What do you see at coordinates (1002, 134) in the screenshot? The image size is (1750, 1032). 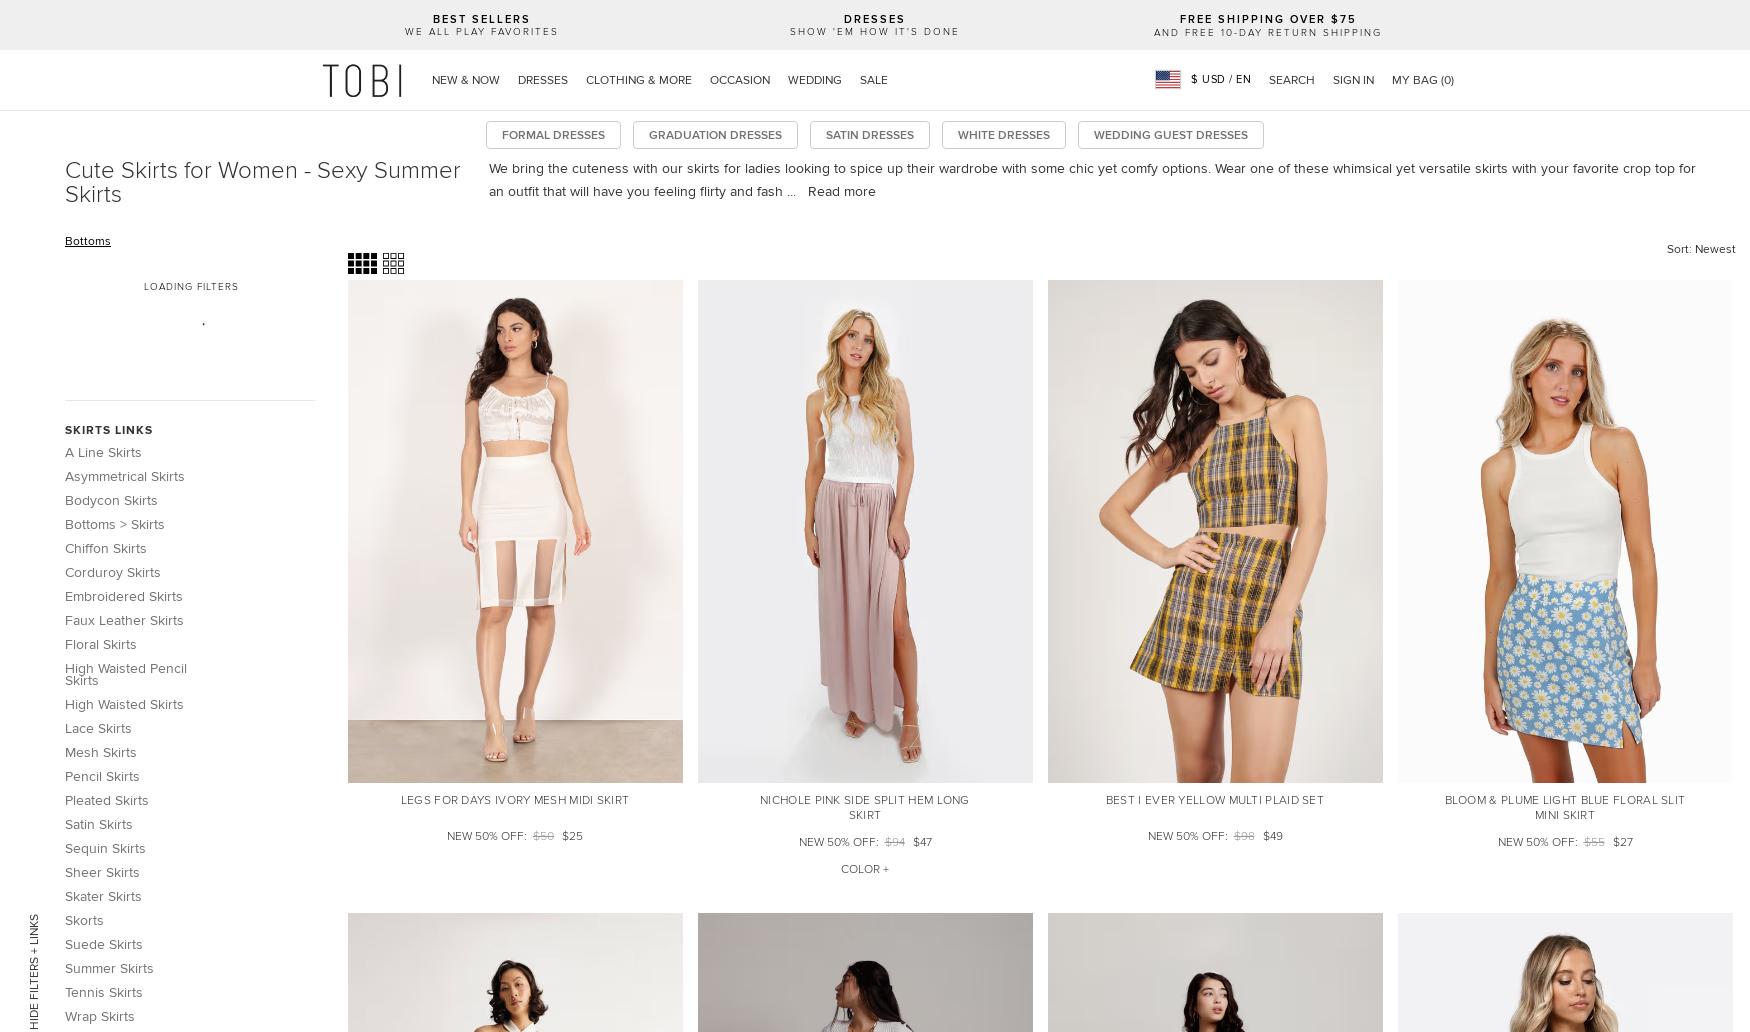 I see `'White Dresses'` at bounding box center [1002, 134].